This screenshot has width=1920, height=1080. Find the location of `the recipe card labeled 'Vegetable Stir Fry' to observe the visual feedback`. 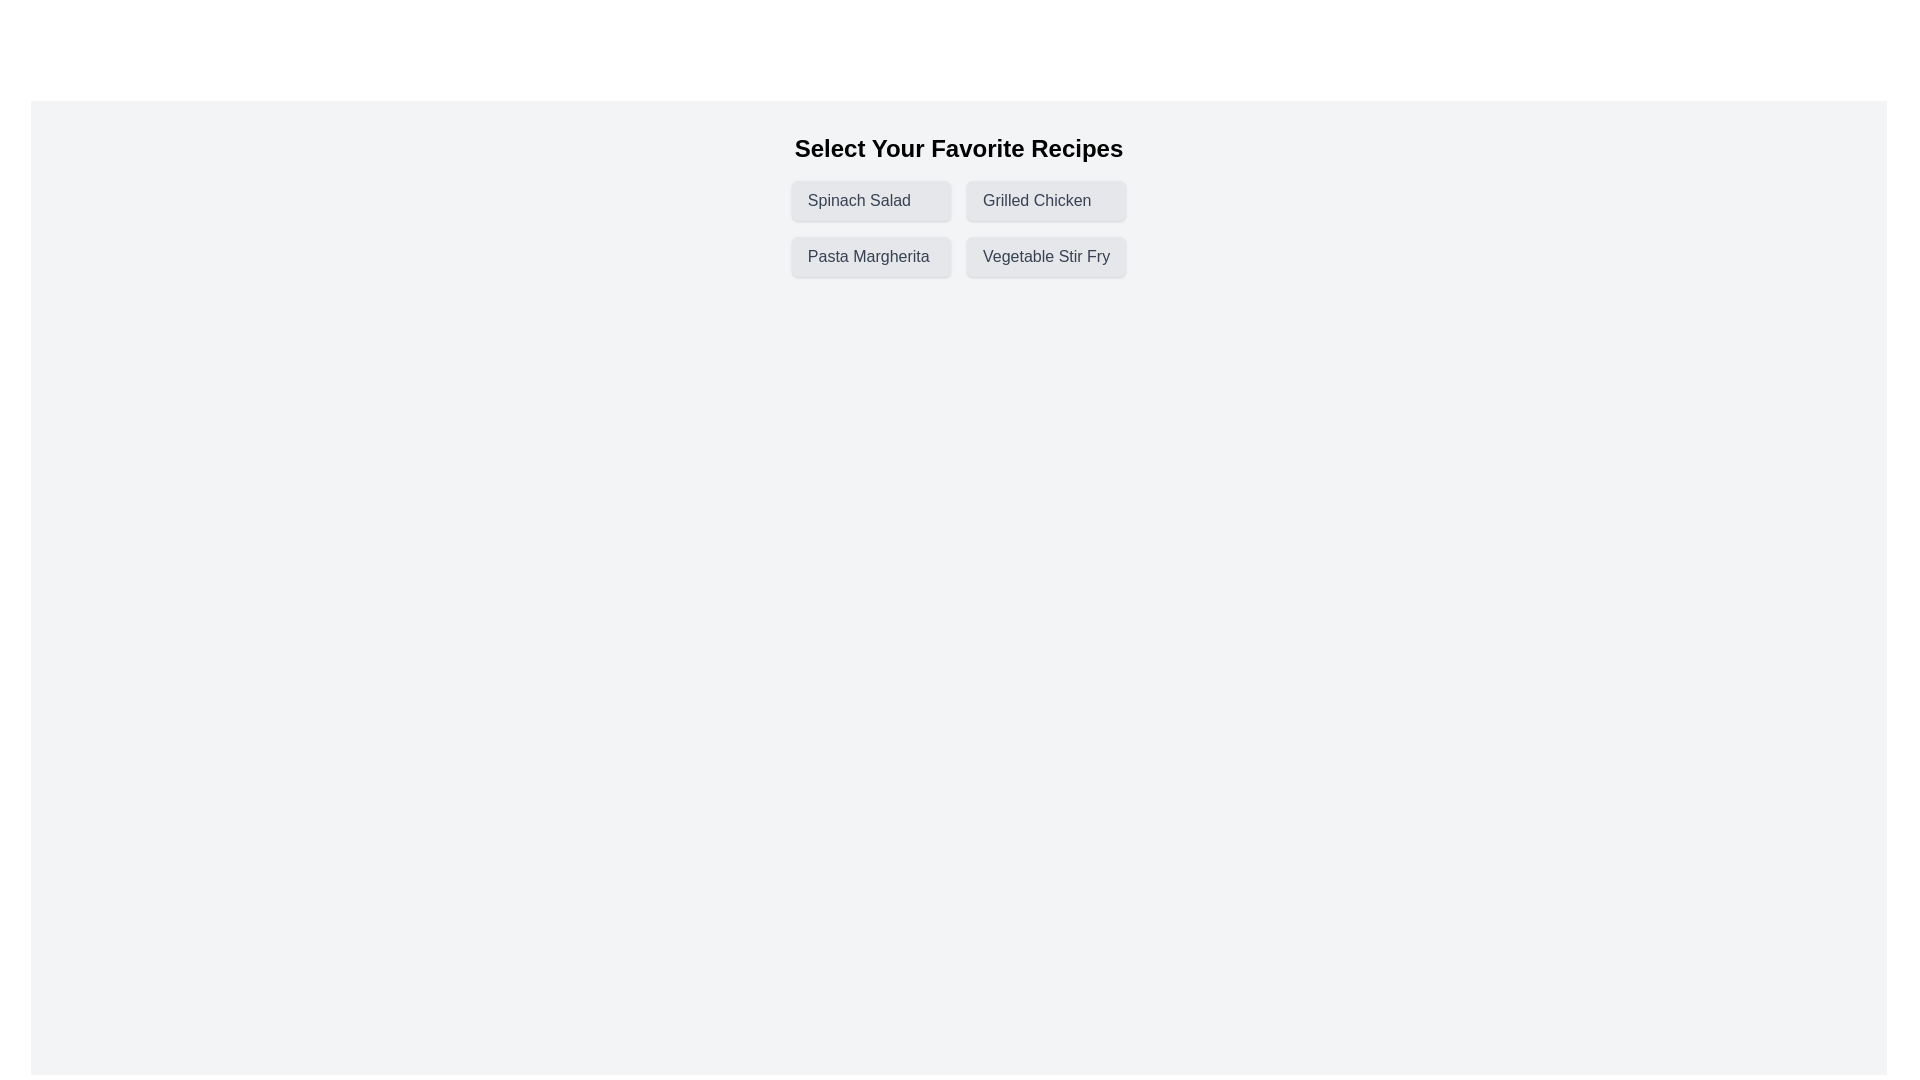

the recipe card labeled 'Vegetable Stir Fry' to observe the visual feedback is located at coordinates (1045, 256).